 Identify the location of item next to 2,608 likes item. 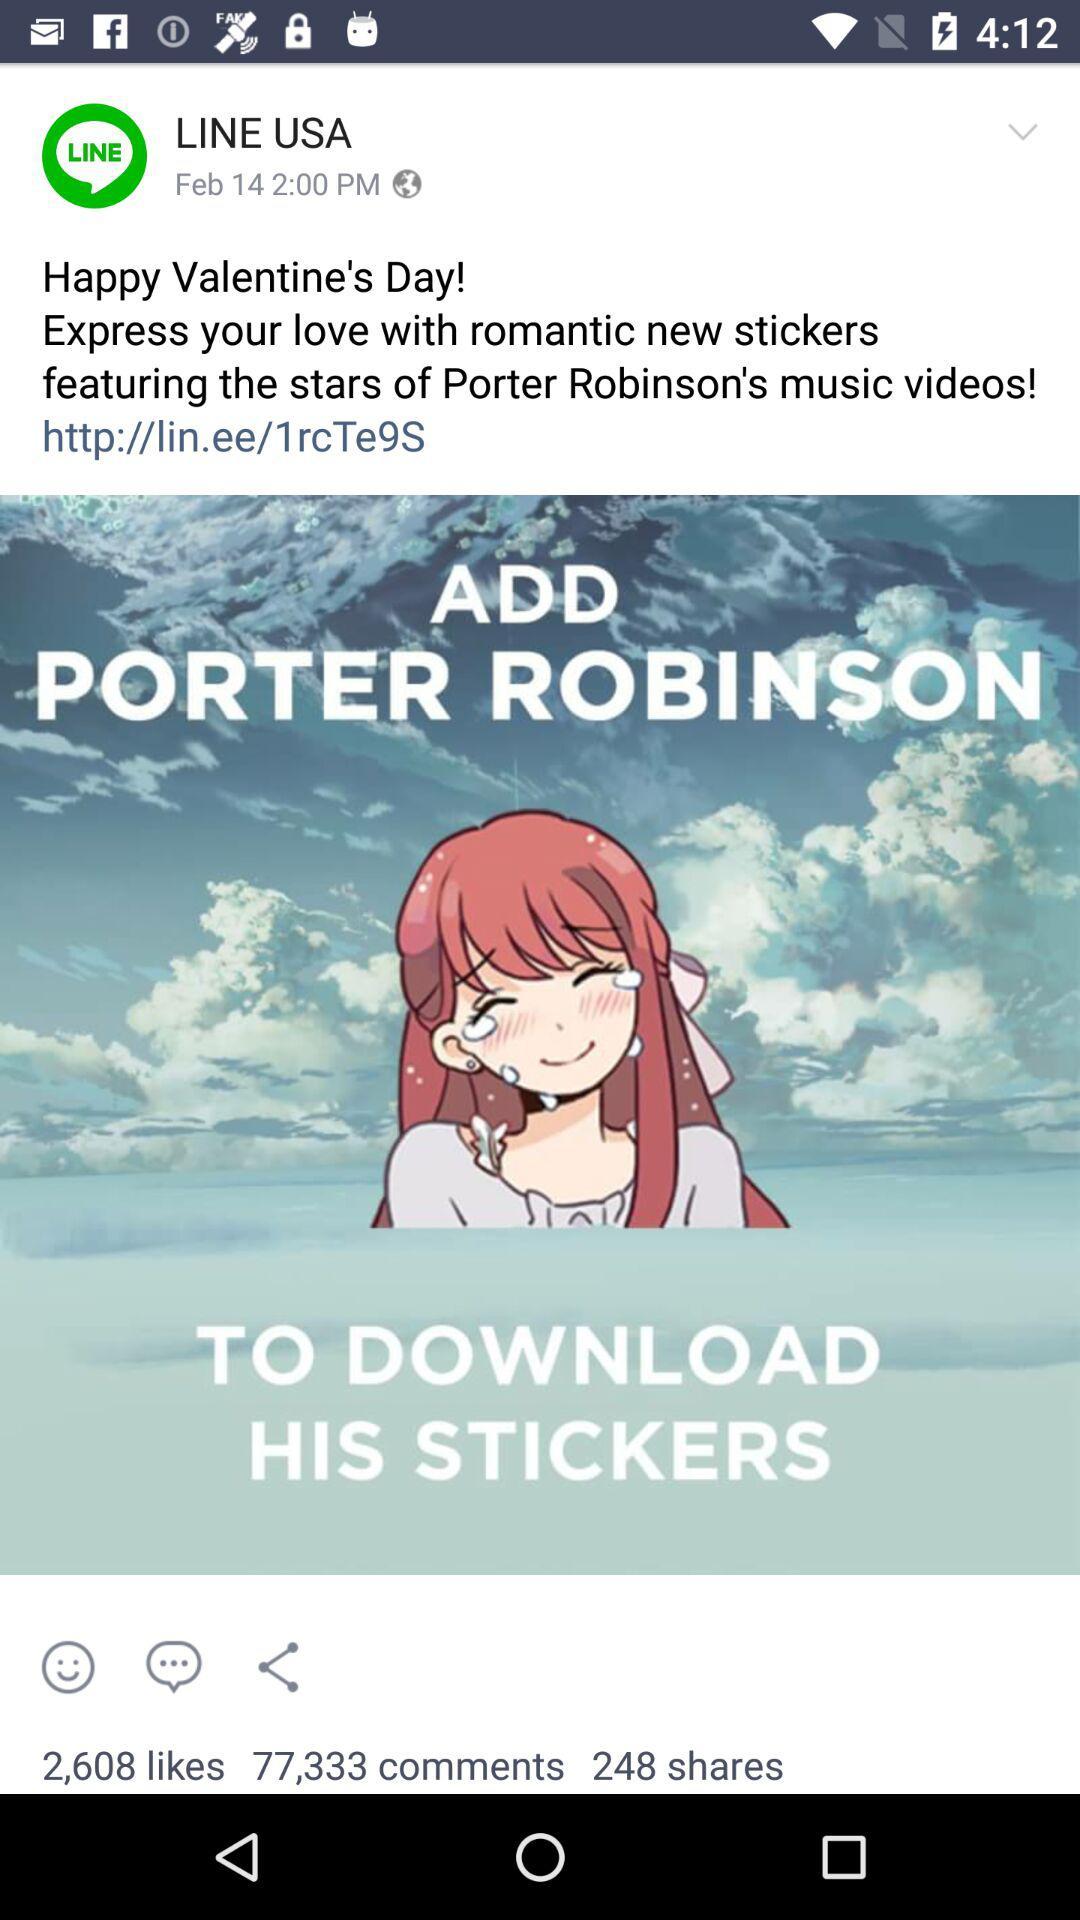
(407, 1766).